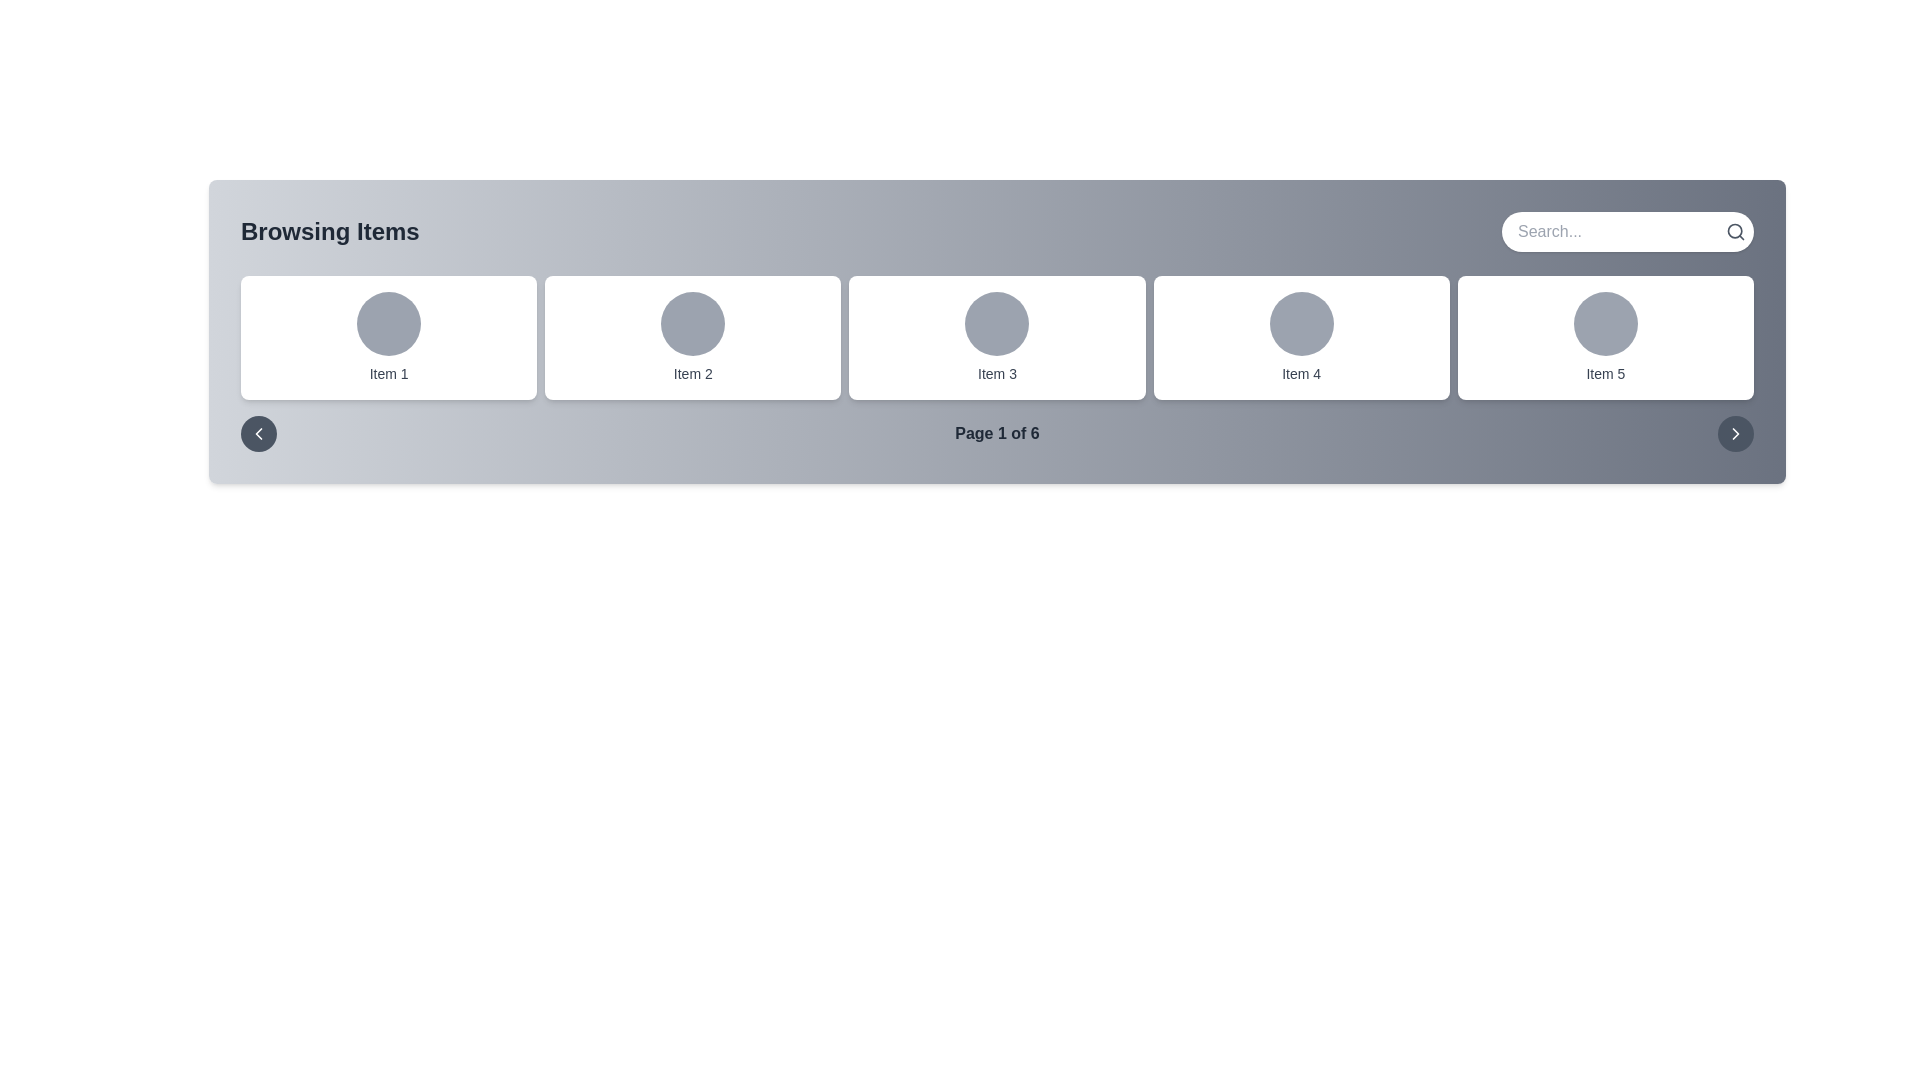 Image resolution: width=1920 pixels, height=1080 pixels. What do you see at coordinates (1734, 230) in the screenshot?
I see `the circular part of the magnifying glass icon located in the top right side of the header, which serves as a visual cue for the search action` at bounding box center [1734, 230].